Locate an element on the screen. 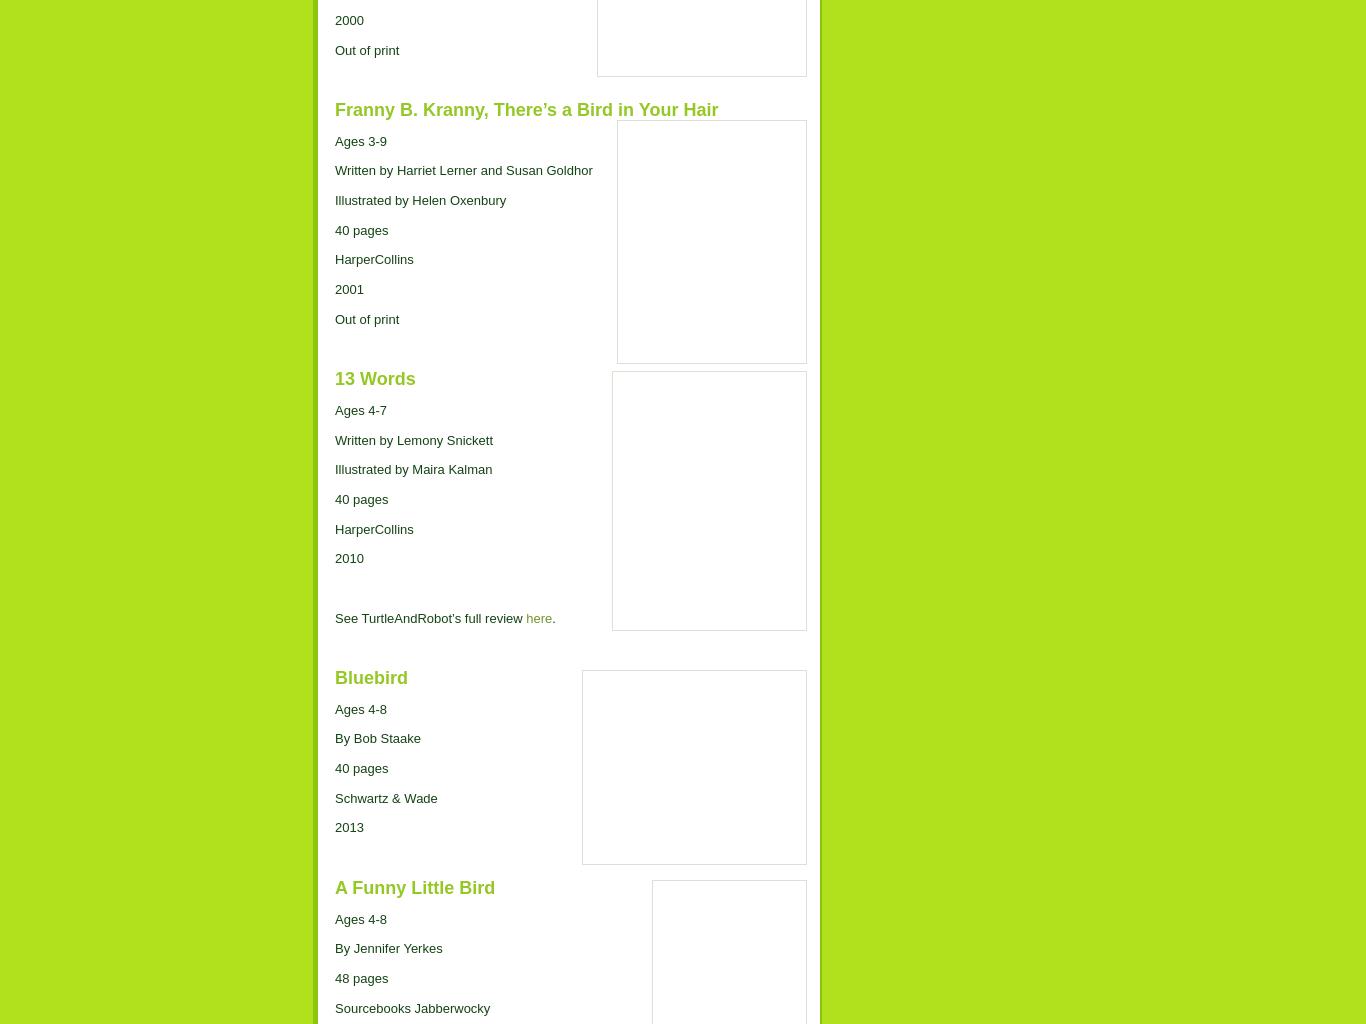  'Written by Harriet Lerner and Susan Goldhor' is located at coordinates (463, 169).